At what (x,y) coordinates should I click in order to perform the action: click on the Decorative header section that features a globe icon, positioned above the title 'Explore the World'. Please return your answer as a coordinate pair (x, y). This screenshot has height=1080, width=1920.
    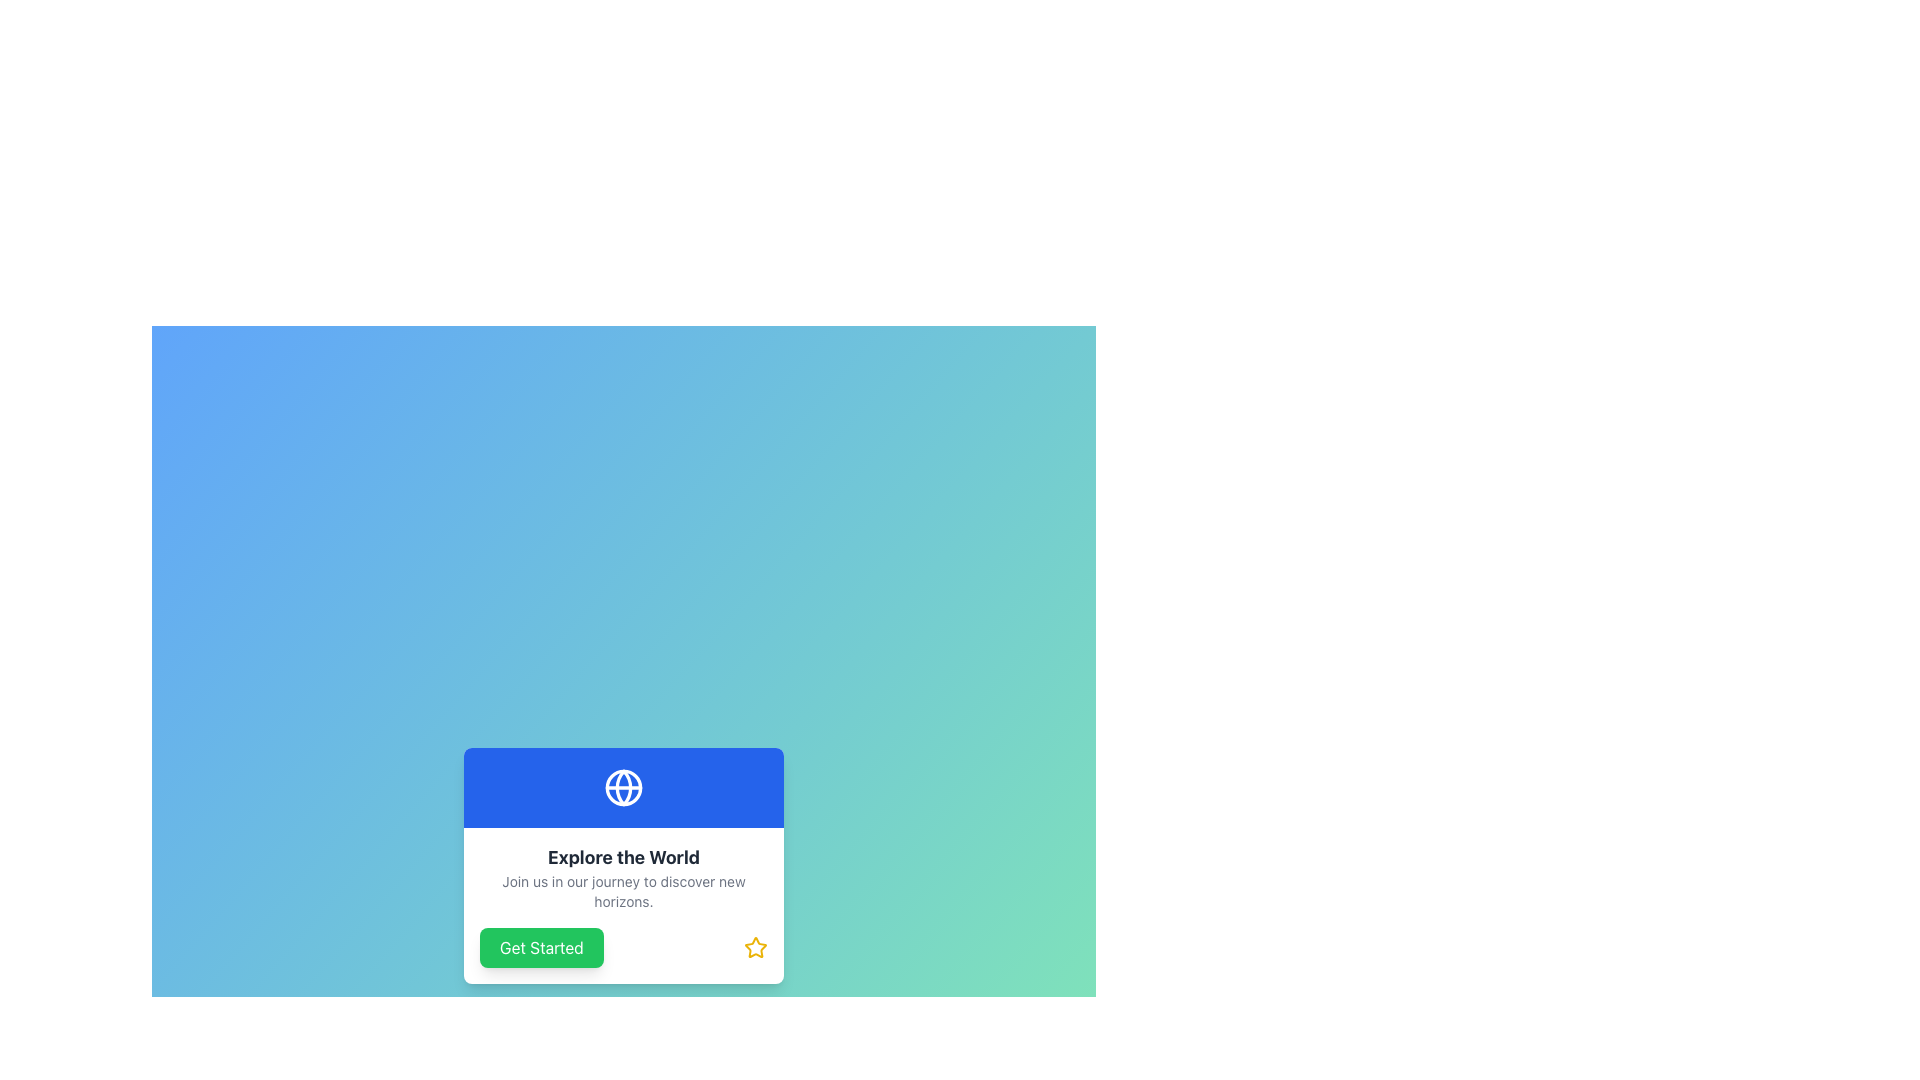
    Looking at the image, I should click on (623, 786).